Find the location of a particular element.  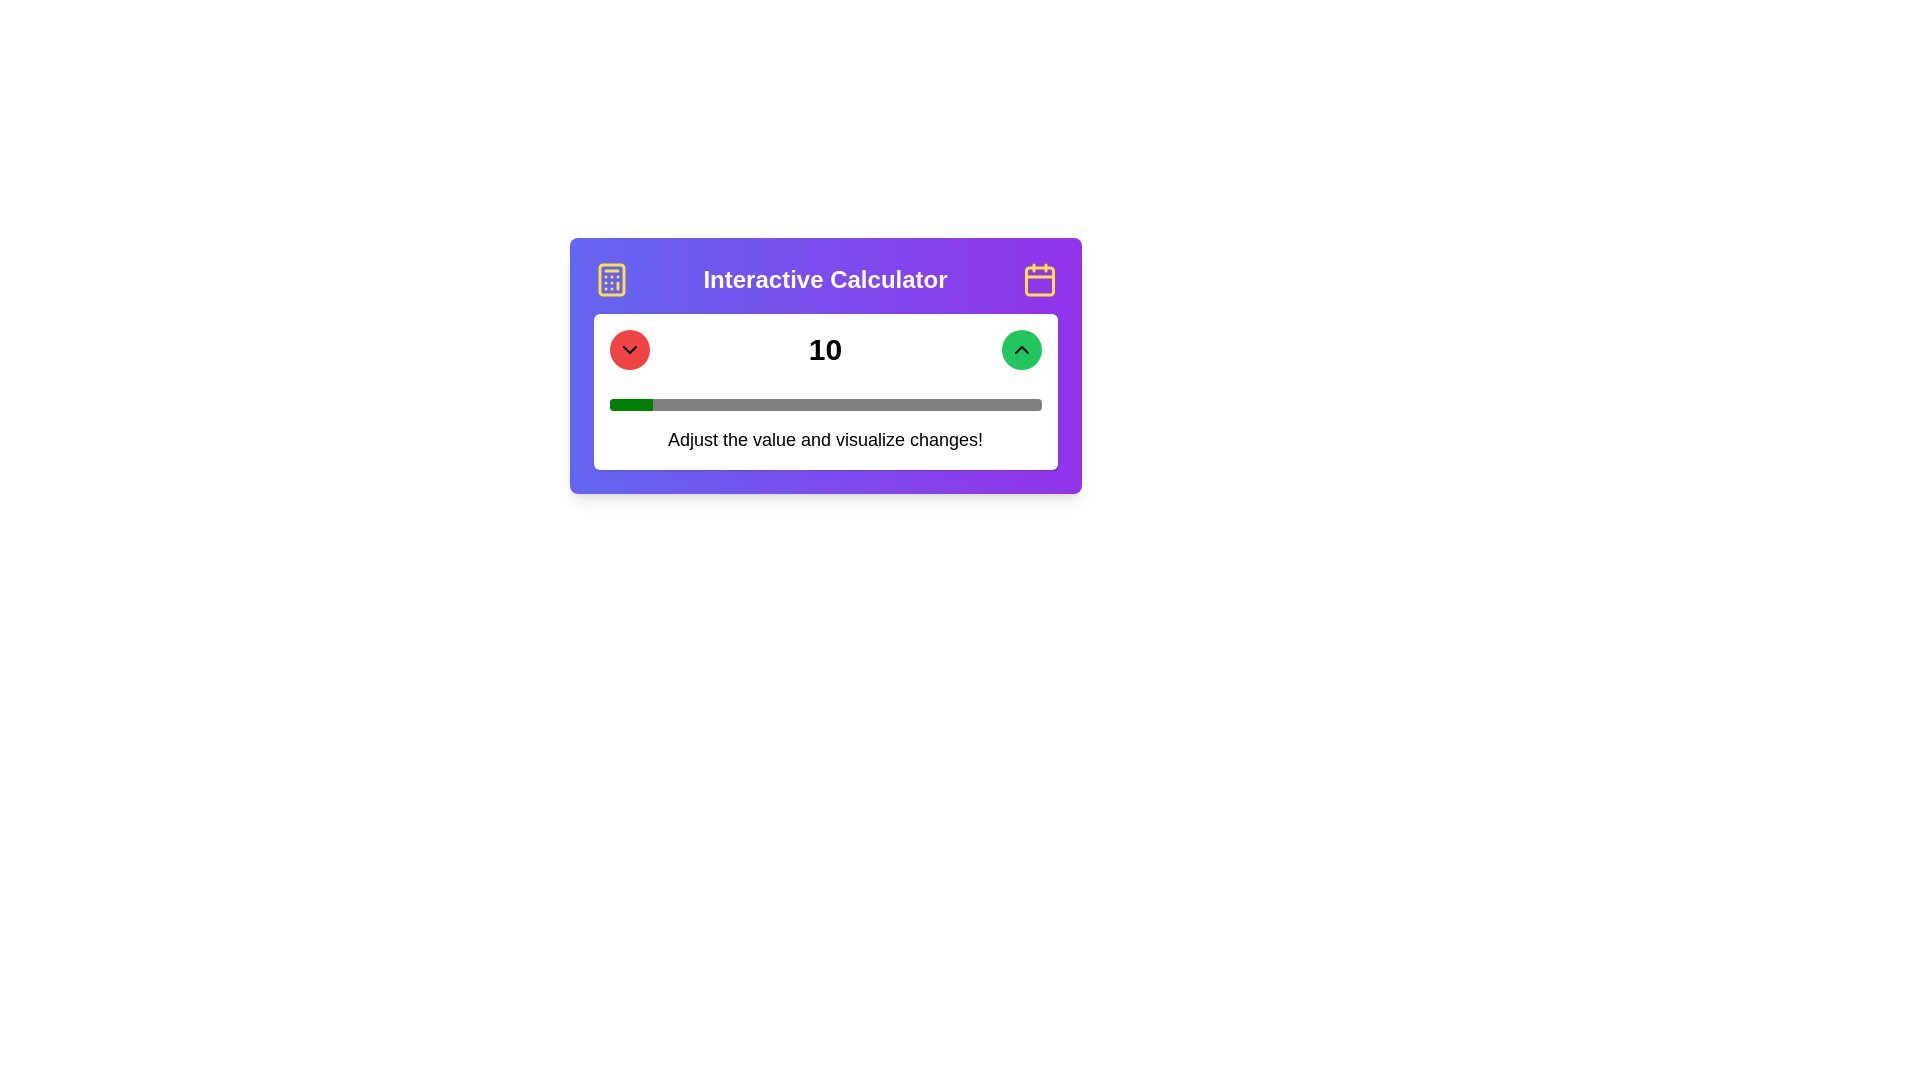

the slider value is located at coordinates (980, 405).